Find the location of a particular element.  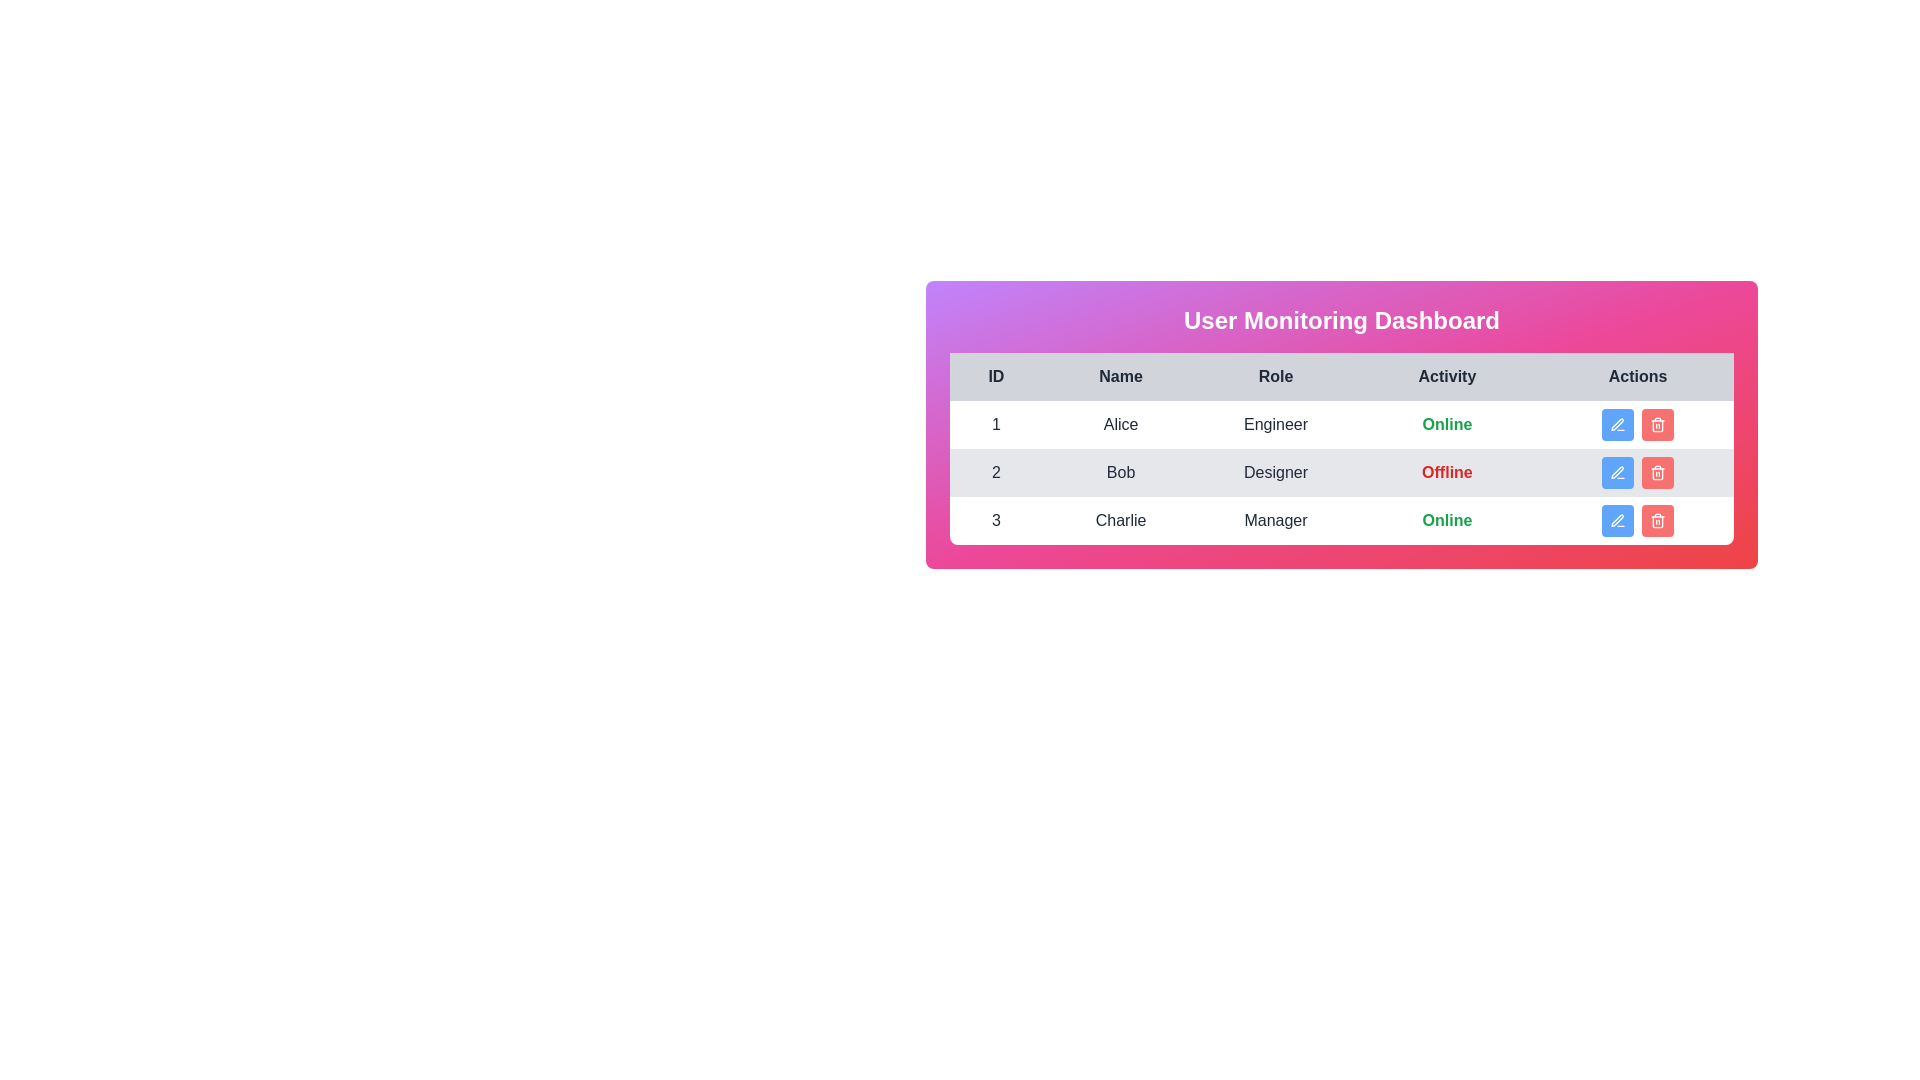

the row corresponding to user 1 is located at coordinates (1342, 423).